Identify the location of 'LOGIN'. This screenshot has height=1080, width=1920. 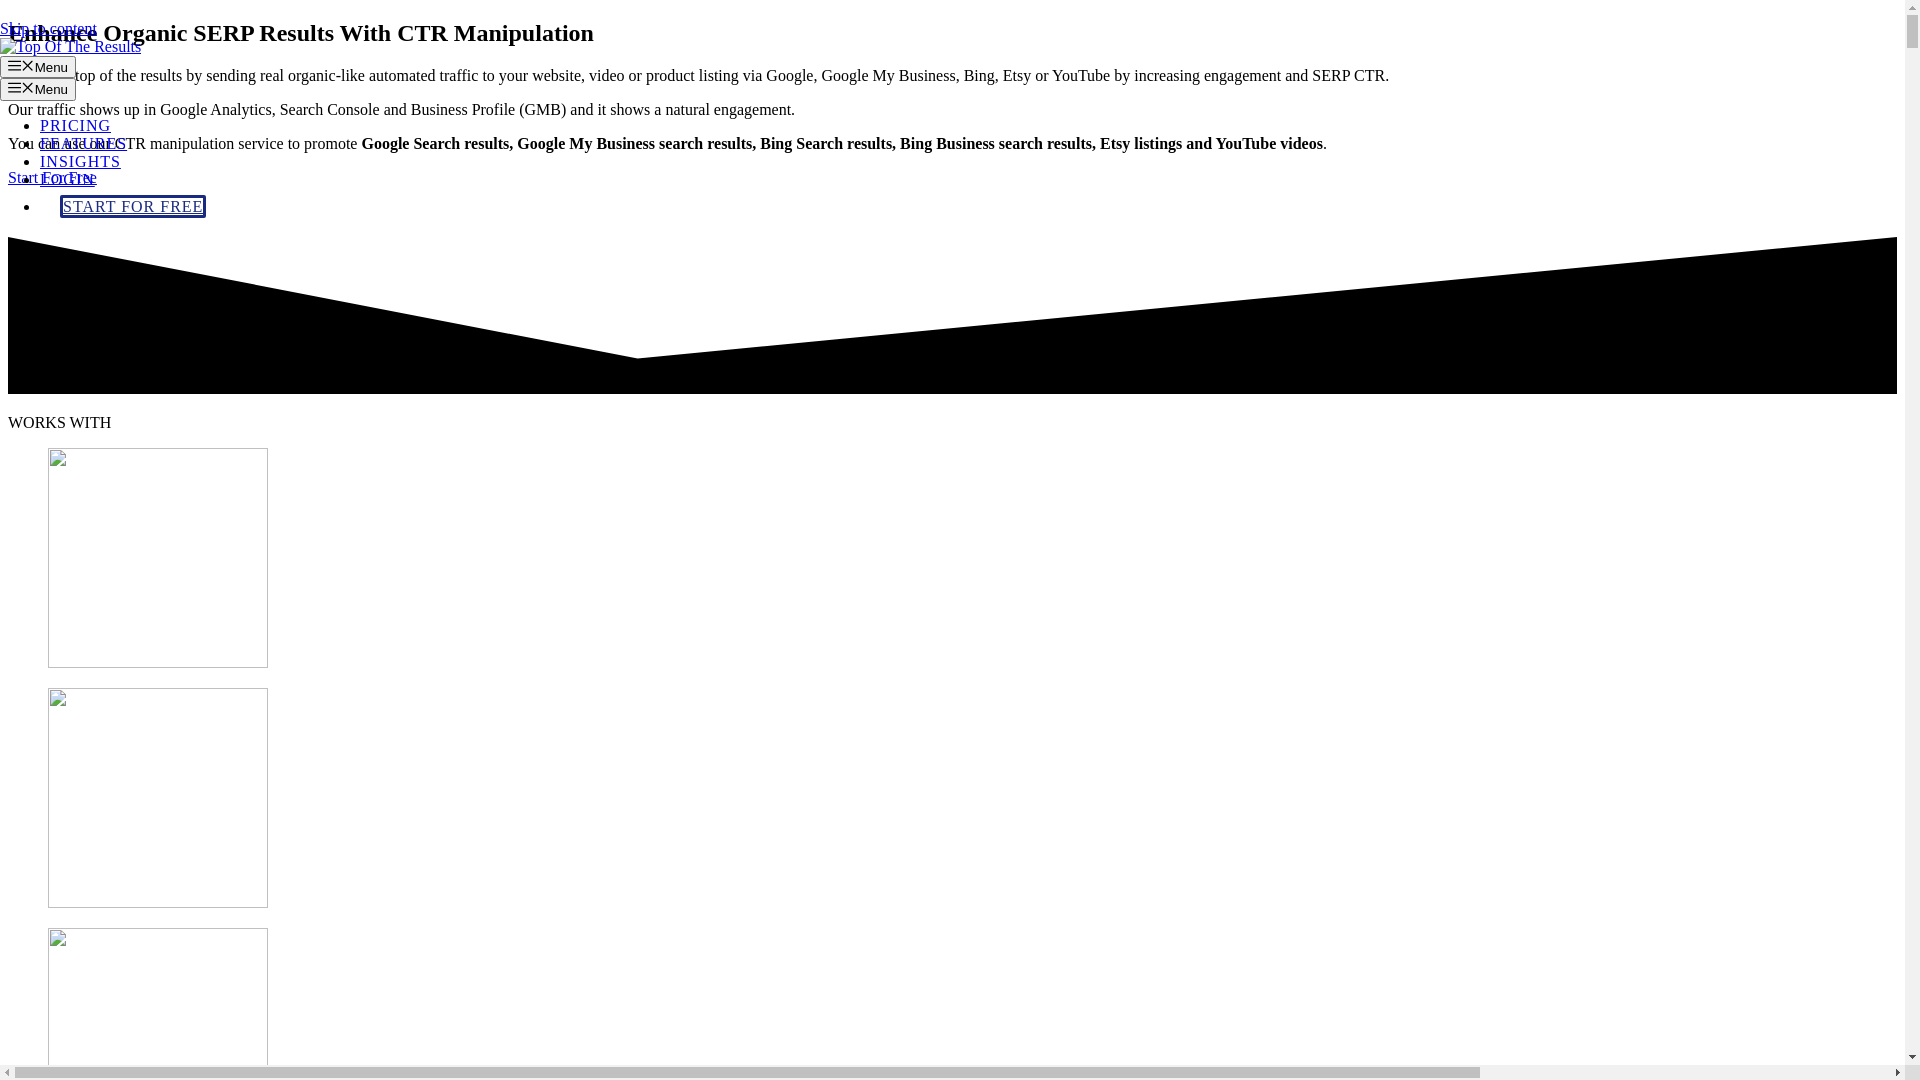
(67, 178).